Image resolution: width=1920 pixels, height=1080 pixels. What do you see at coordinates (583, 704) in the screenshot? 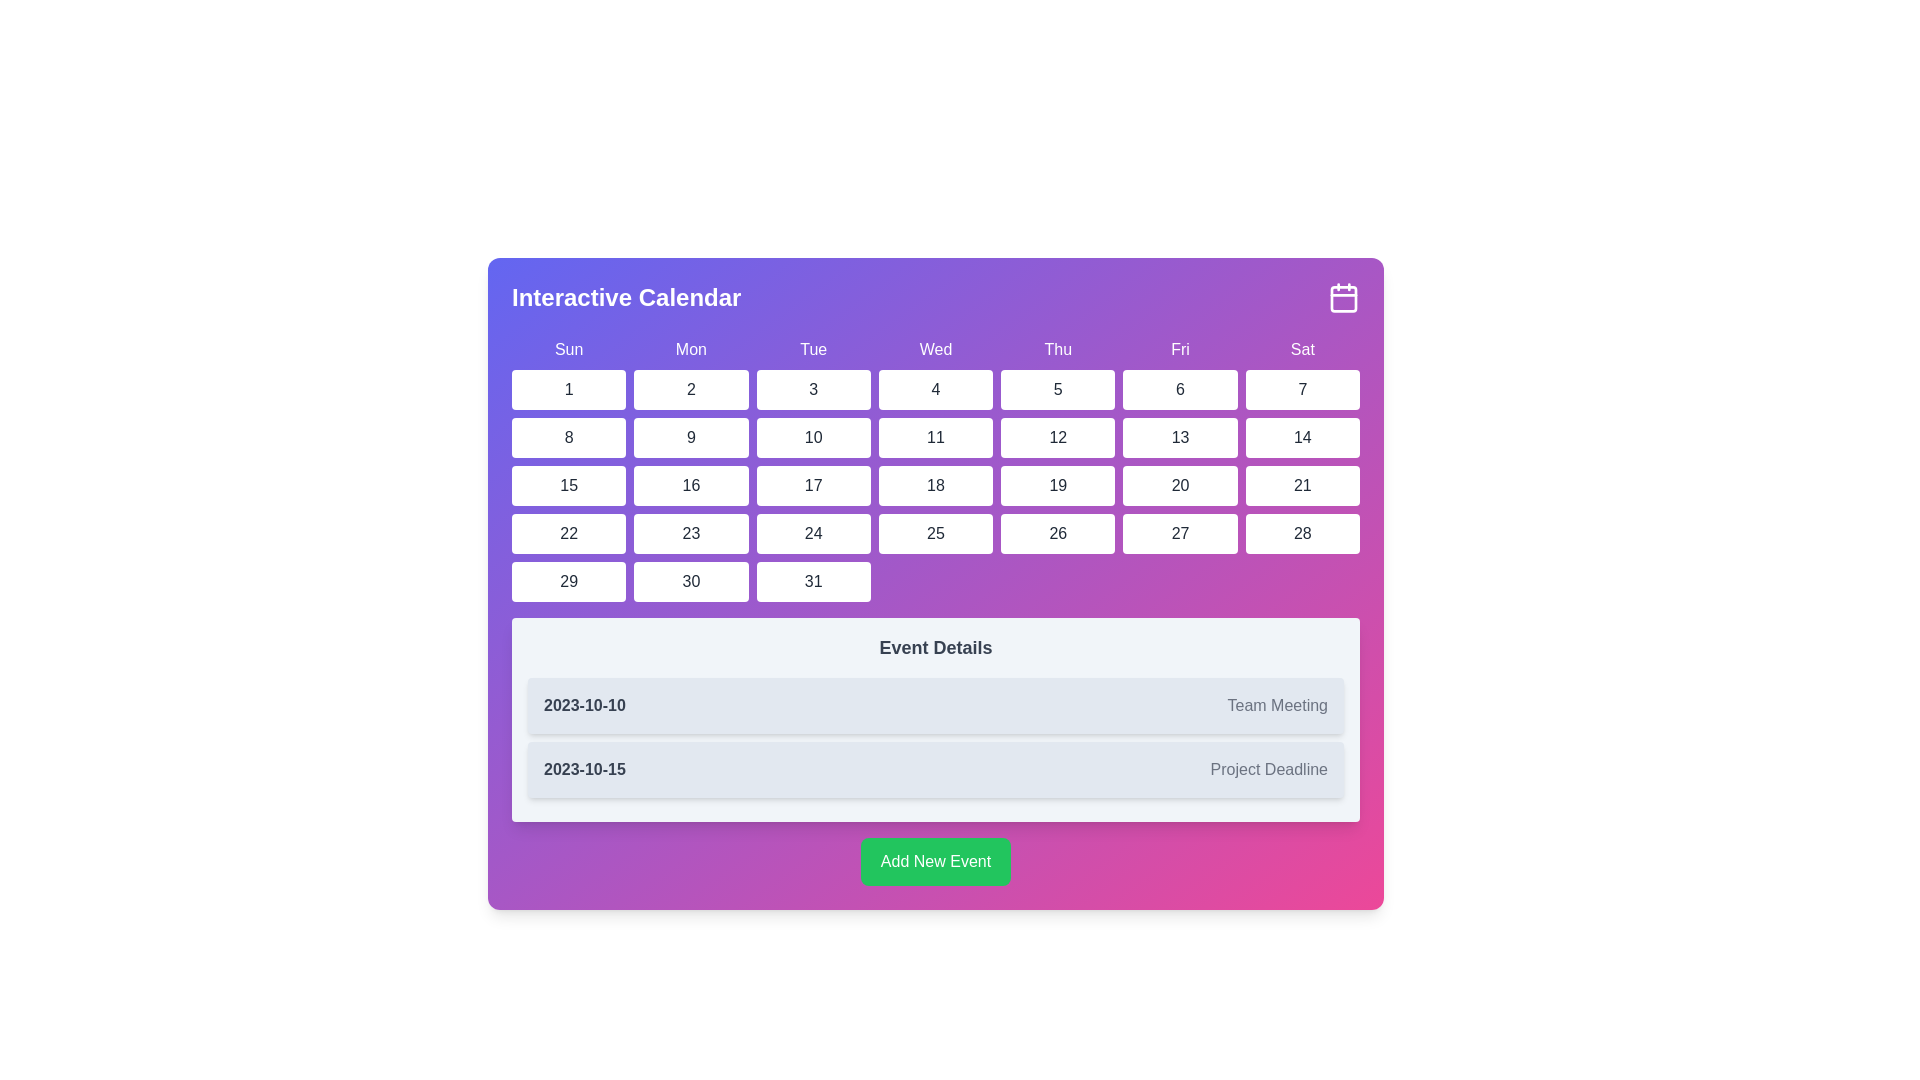
I see `the Text label displaying the date of the related event located within the 'Event Details' section` at bounding box center [583, 704].